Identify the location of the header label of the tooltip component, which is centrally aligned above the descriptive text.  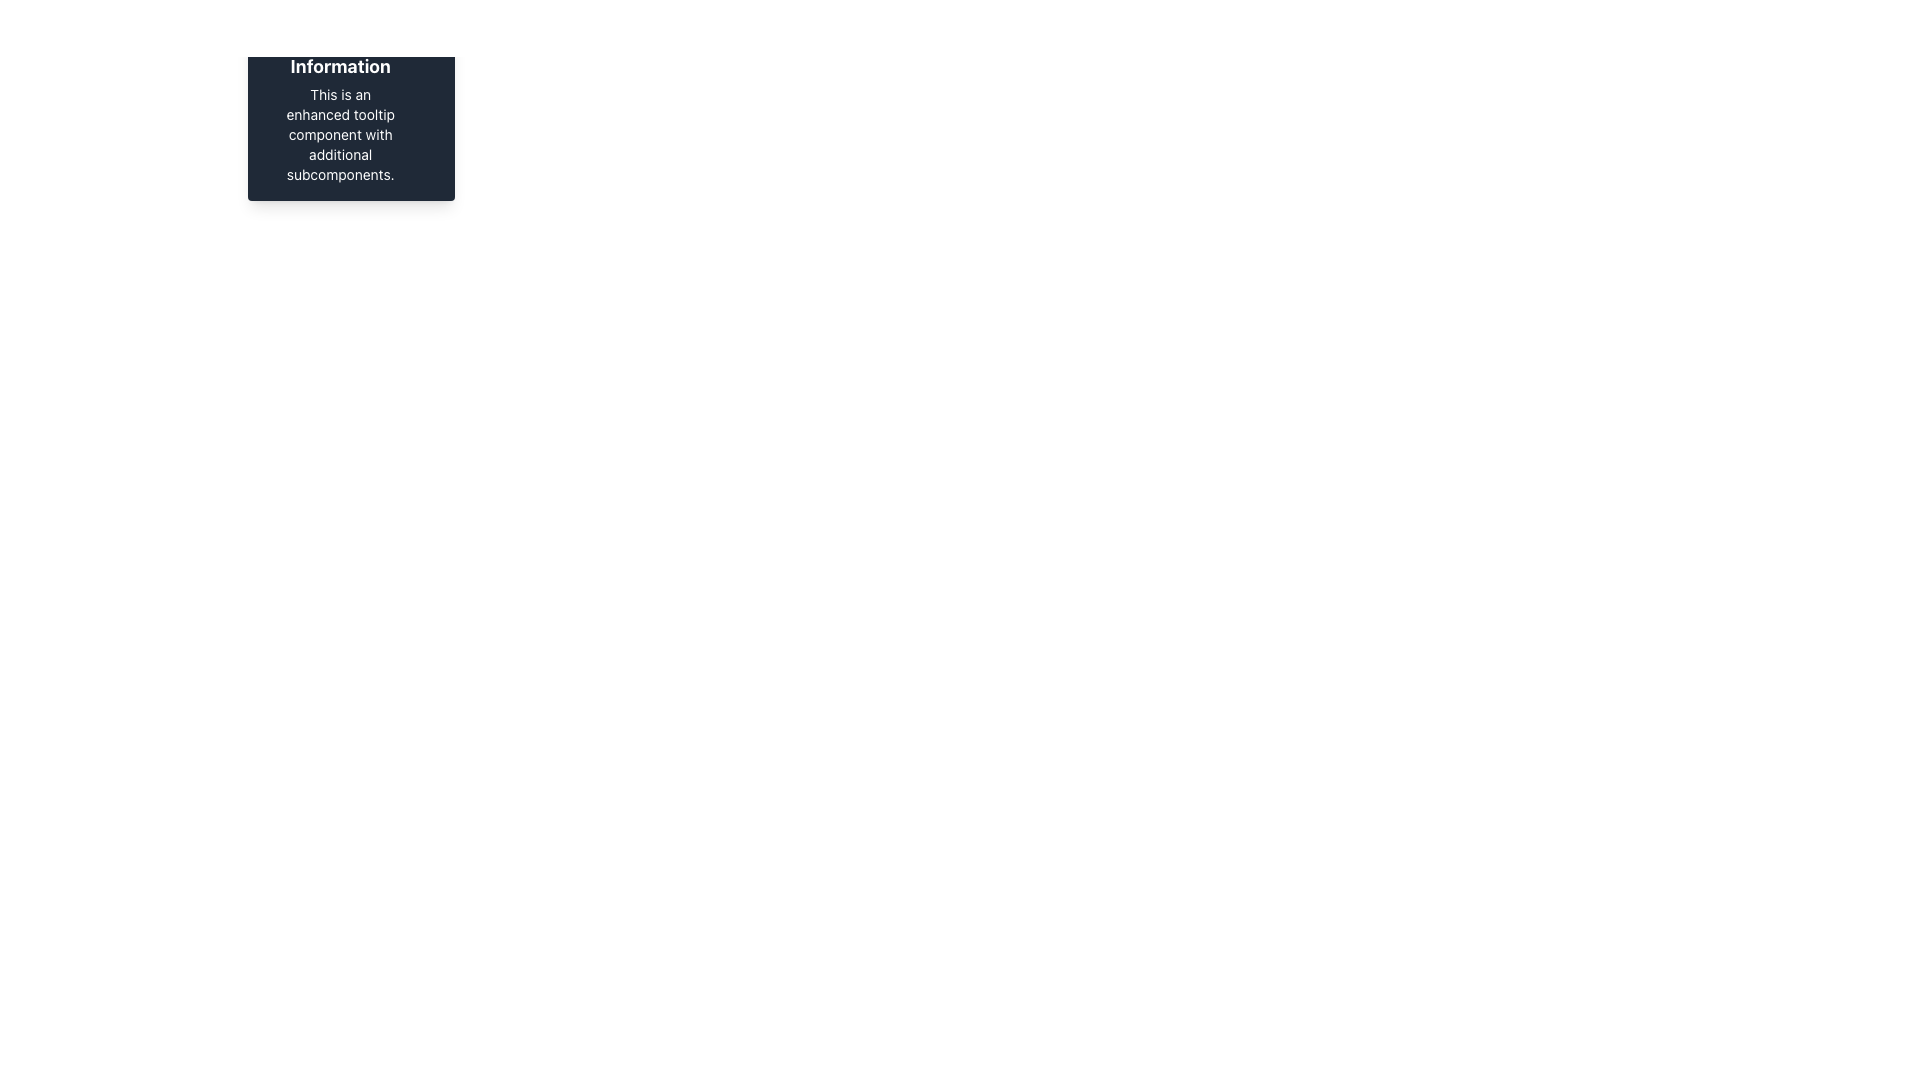
(340, 52).